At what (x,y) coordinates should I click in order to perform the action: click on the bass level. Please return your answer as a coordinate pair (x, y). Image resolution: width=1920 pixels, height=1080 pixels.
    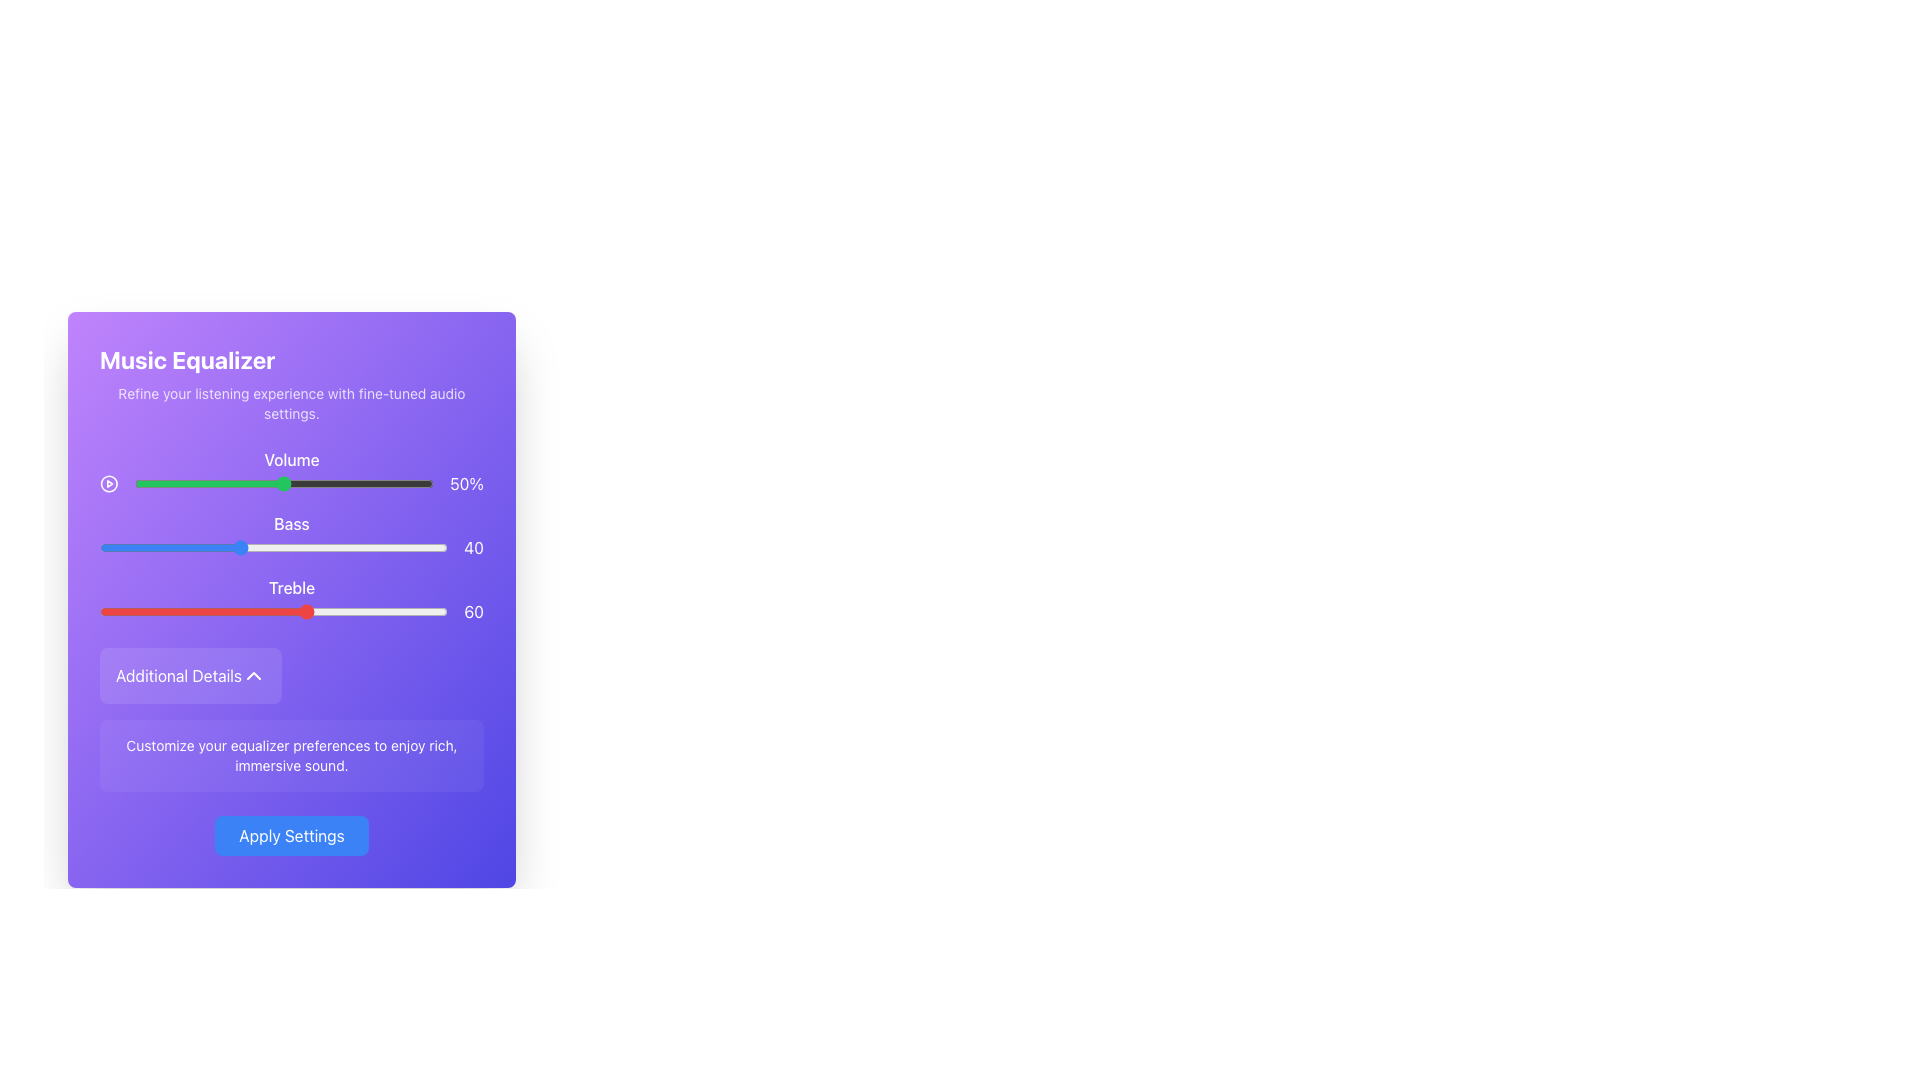
    Looking at the image, I should click on (273, 547).